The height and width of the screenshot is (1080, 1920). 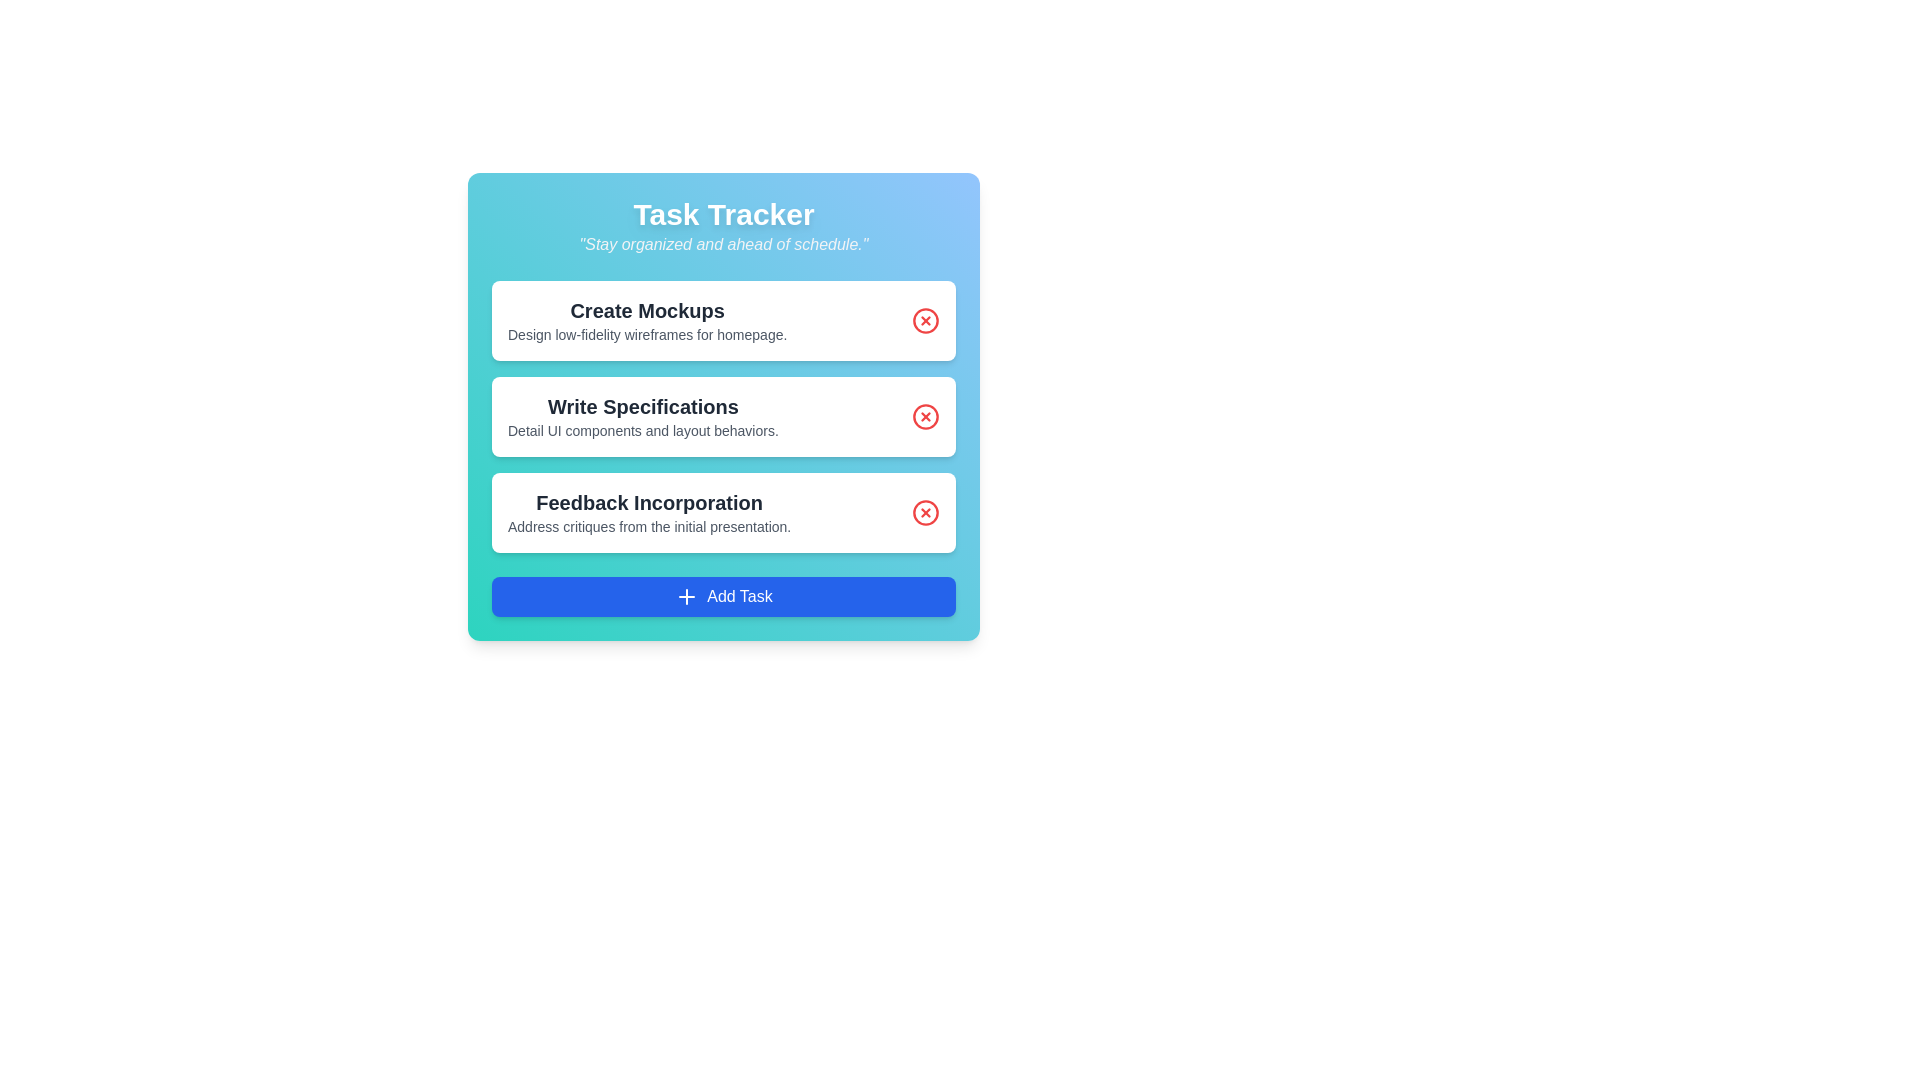 I want to click on the task titled 'Write Specifications' to read its details, so click(x=723, y=415).